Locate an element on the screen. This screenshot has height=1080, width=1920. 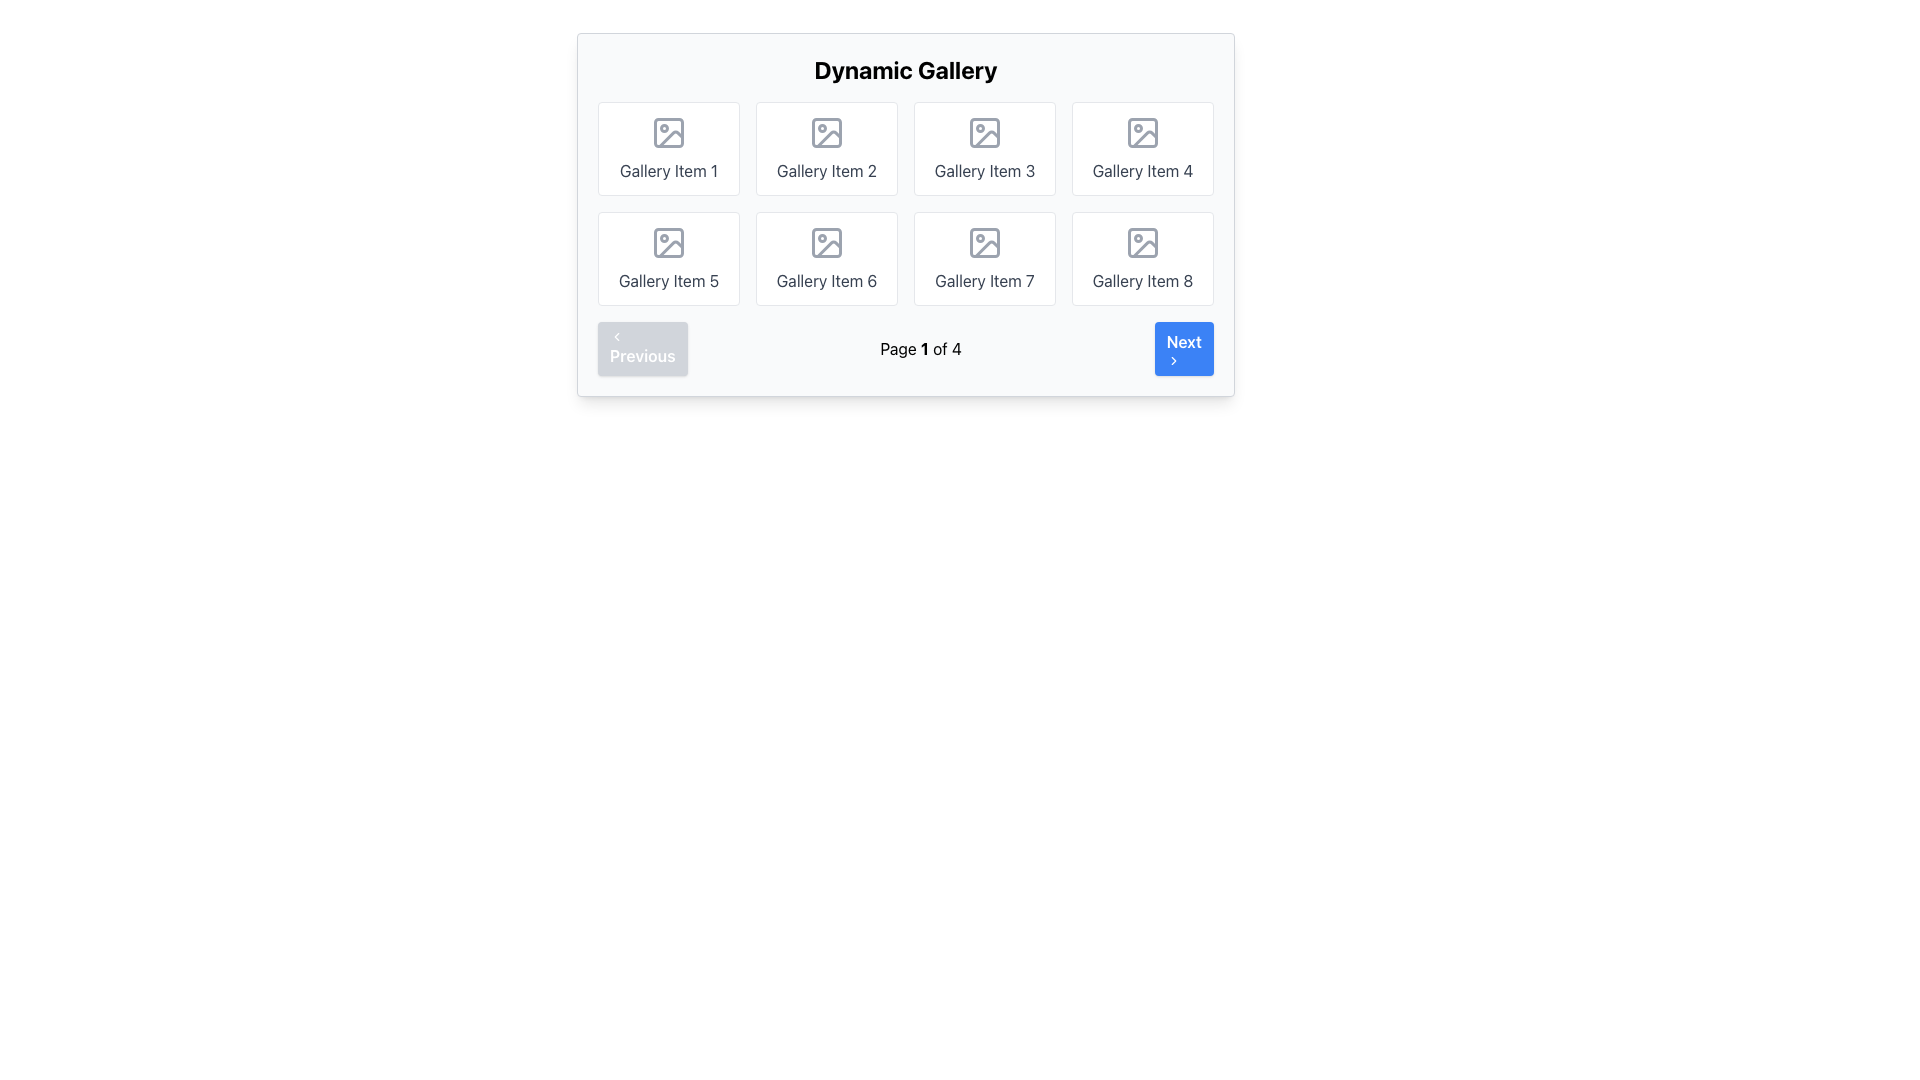
the gallery item card located in the second row, second column of the grid layout, positioned between 'Gallery Item 5' and 'Gallery Item 7' is located at coordinates (826, 257).